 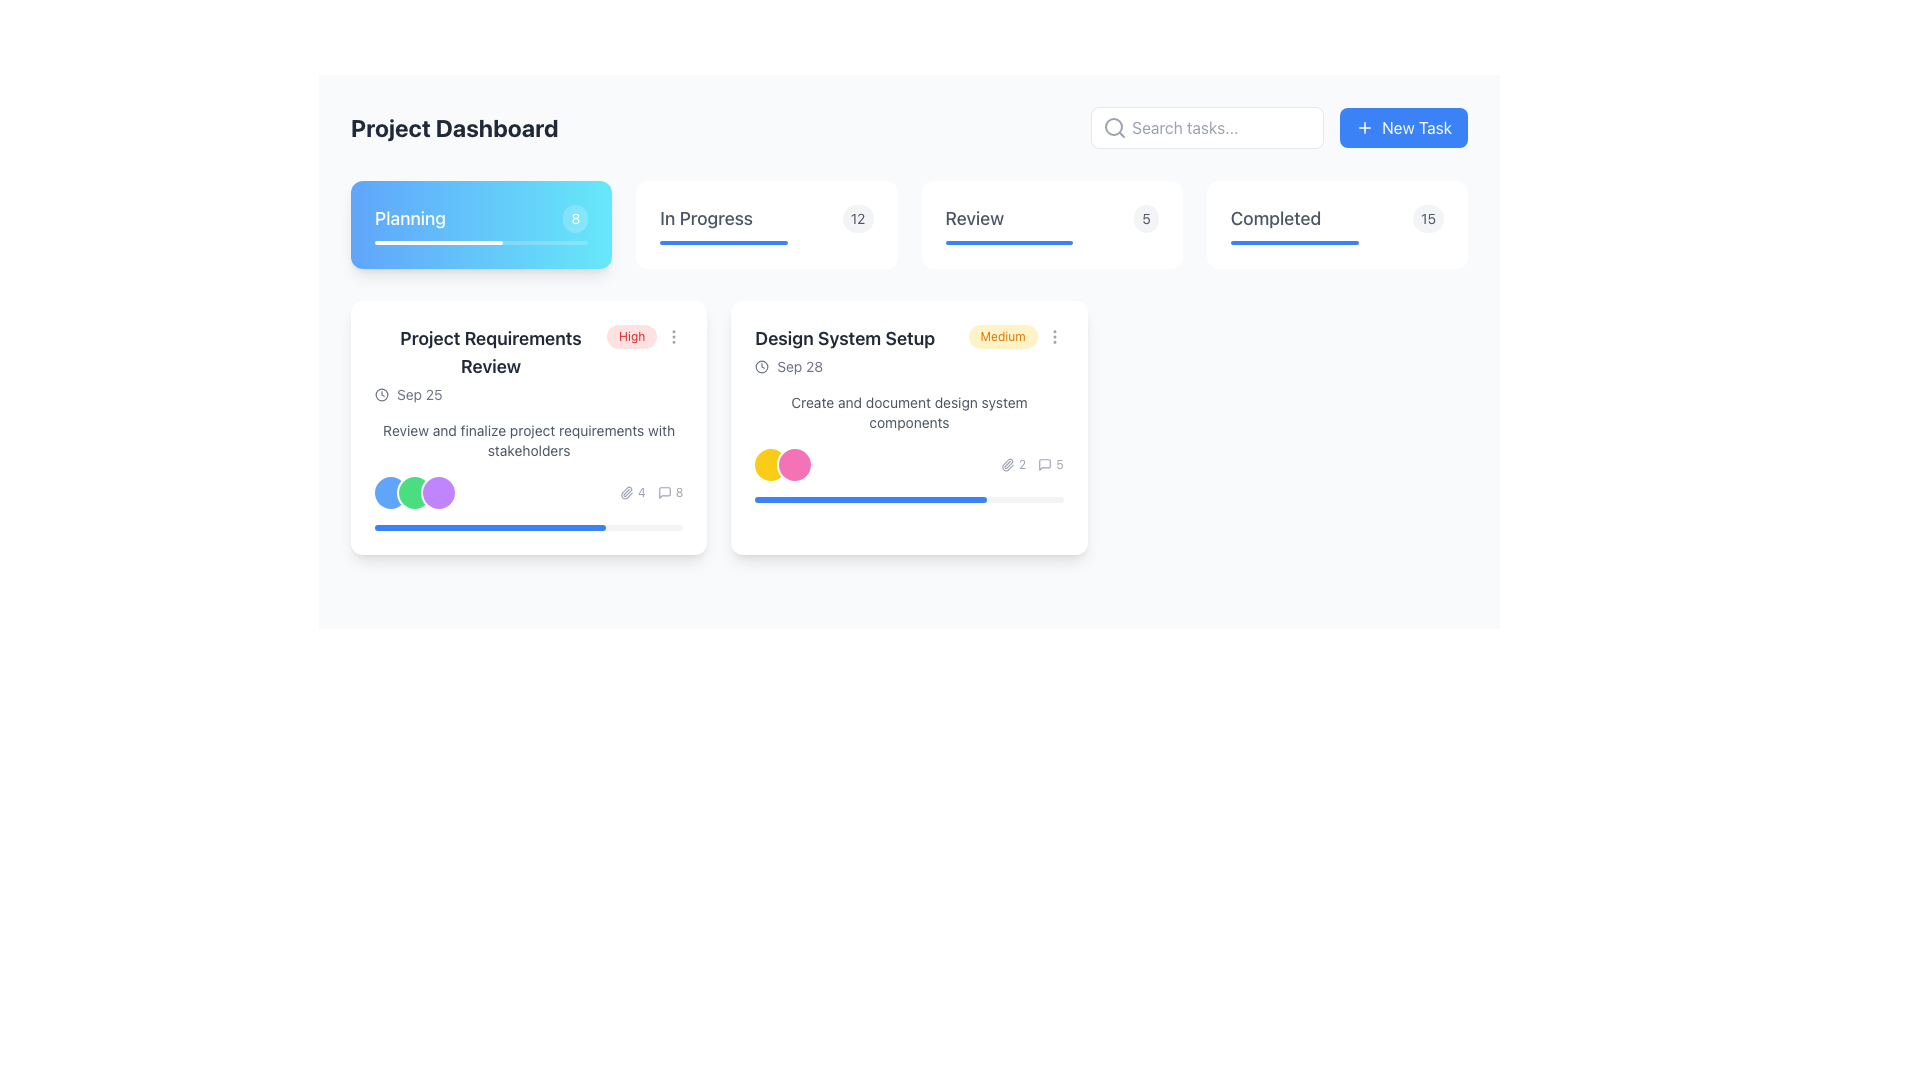 I want to click on the informational badge displaying the number '5', so click(x=1146, y=219).